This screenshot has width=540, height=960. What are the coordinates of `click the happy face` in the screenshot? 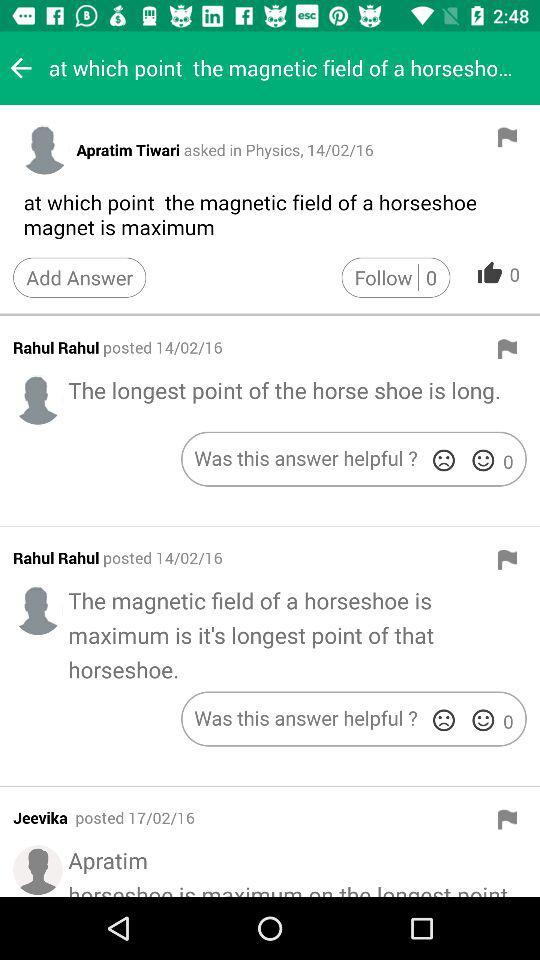 It's located at (482, 460).